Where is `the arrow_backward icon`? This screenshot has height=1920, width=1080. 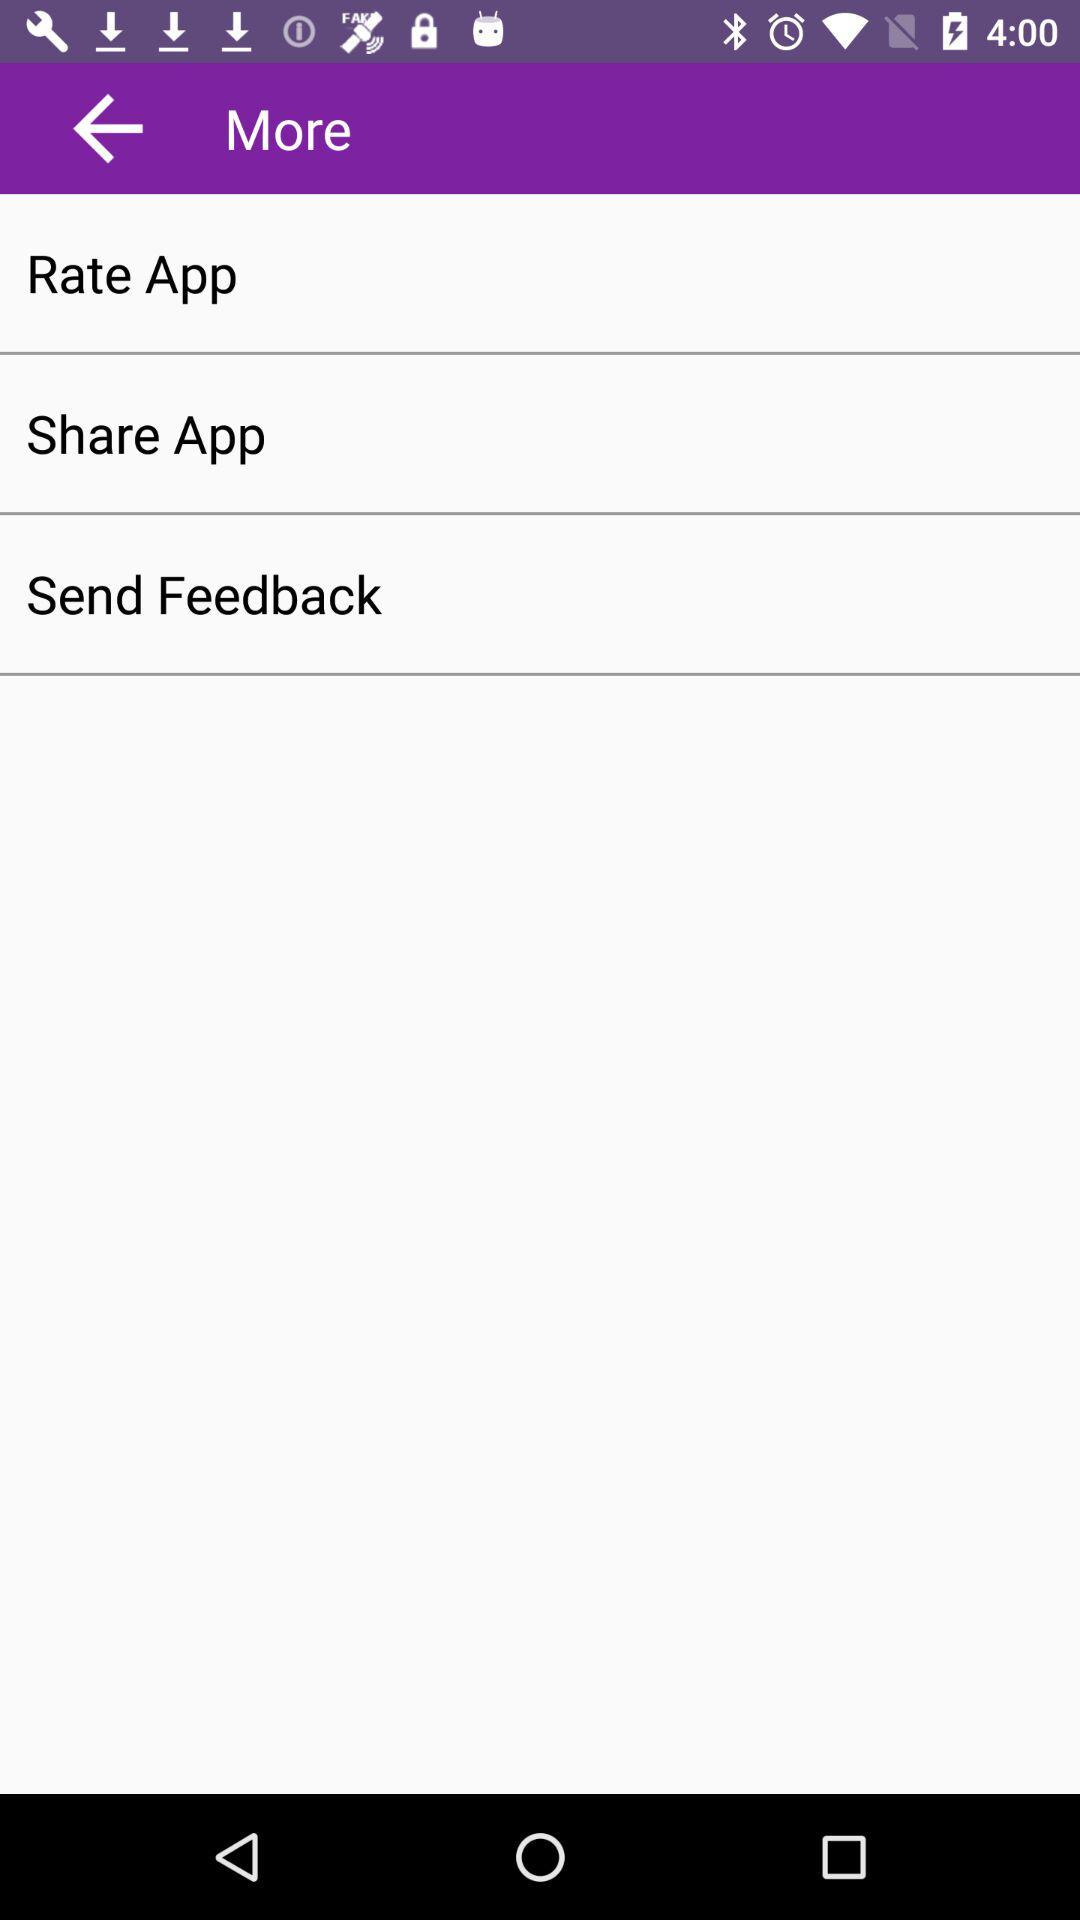 the arrow_backward icon is located at coordinates (108, 127).